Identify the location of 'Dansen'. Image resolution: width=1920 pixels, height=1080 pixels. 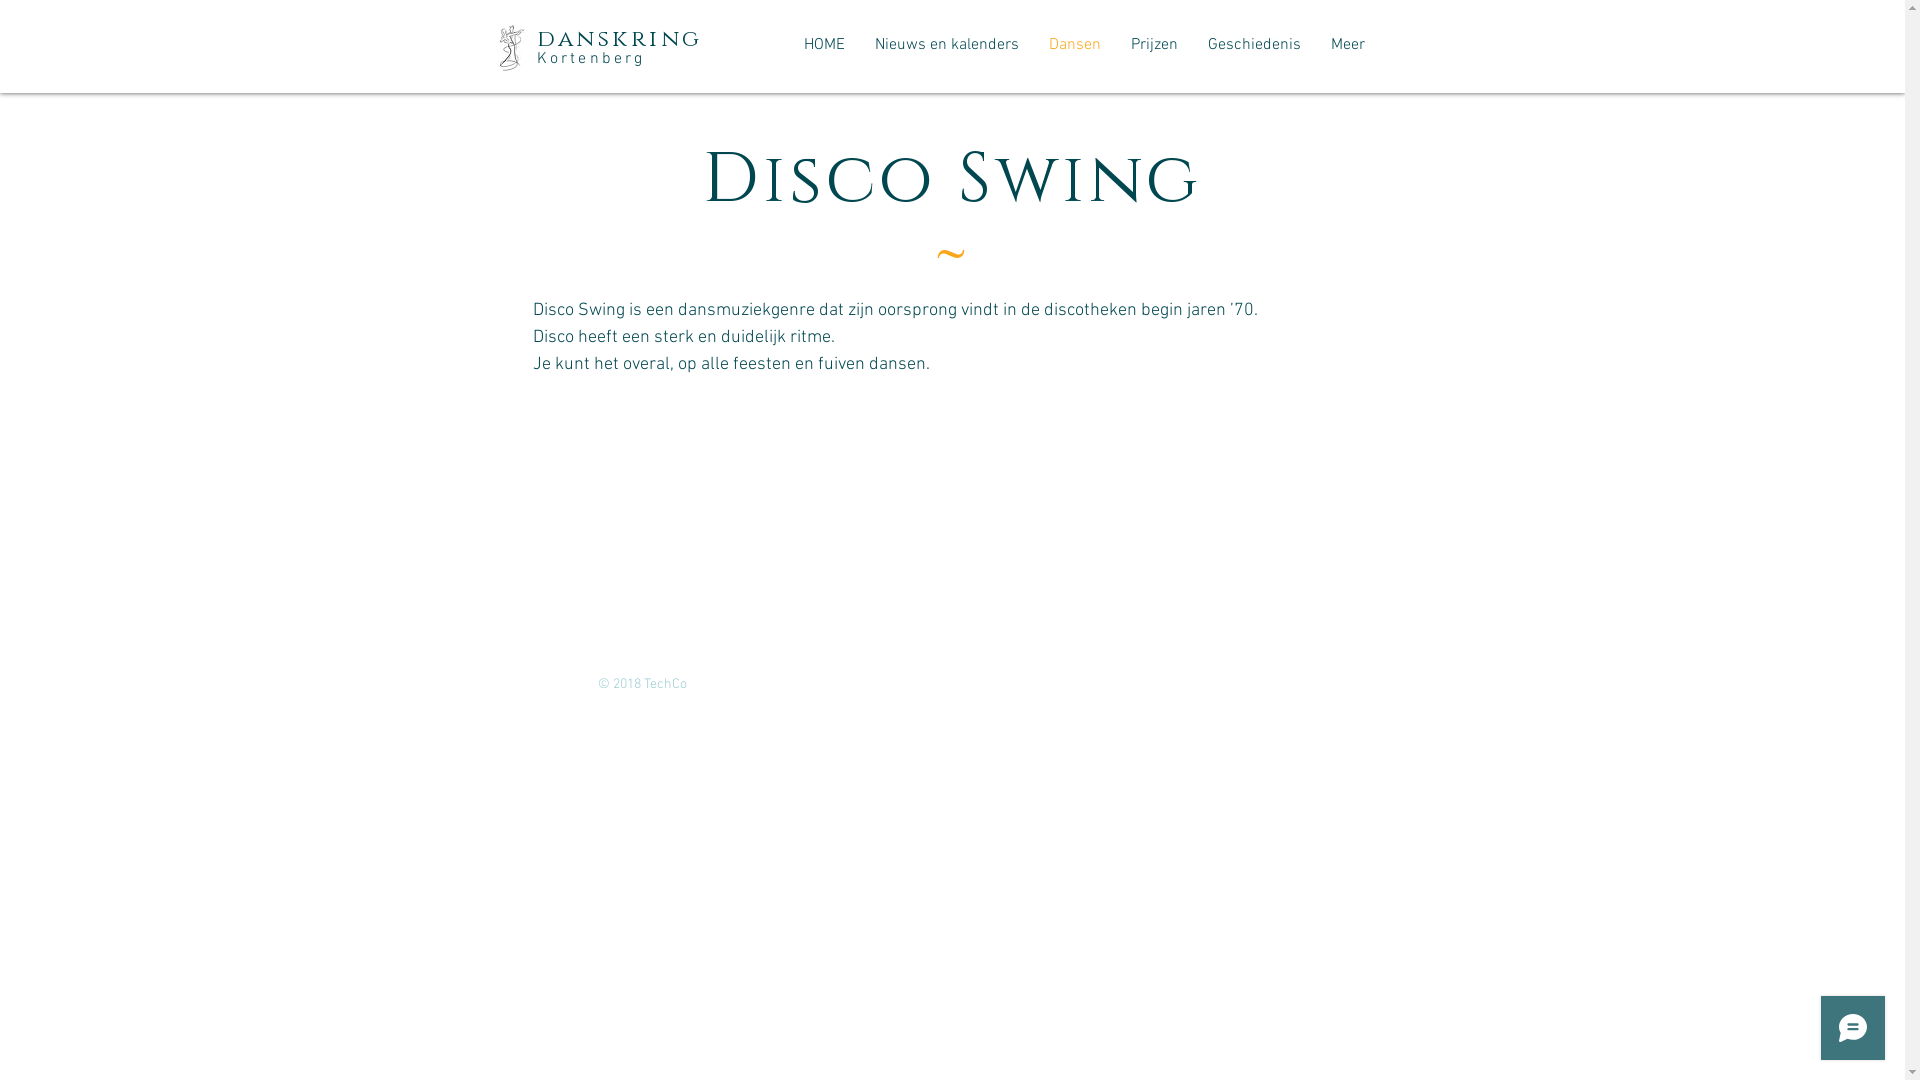
(1074, 45).